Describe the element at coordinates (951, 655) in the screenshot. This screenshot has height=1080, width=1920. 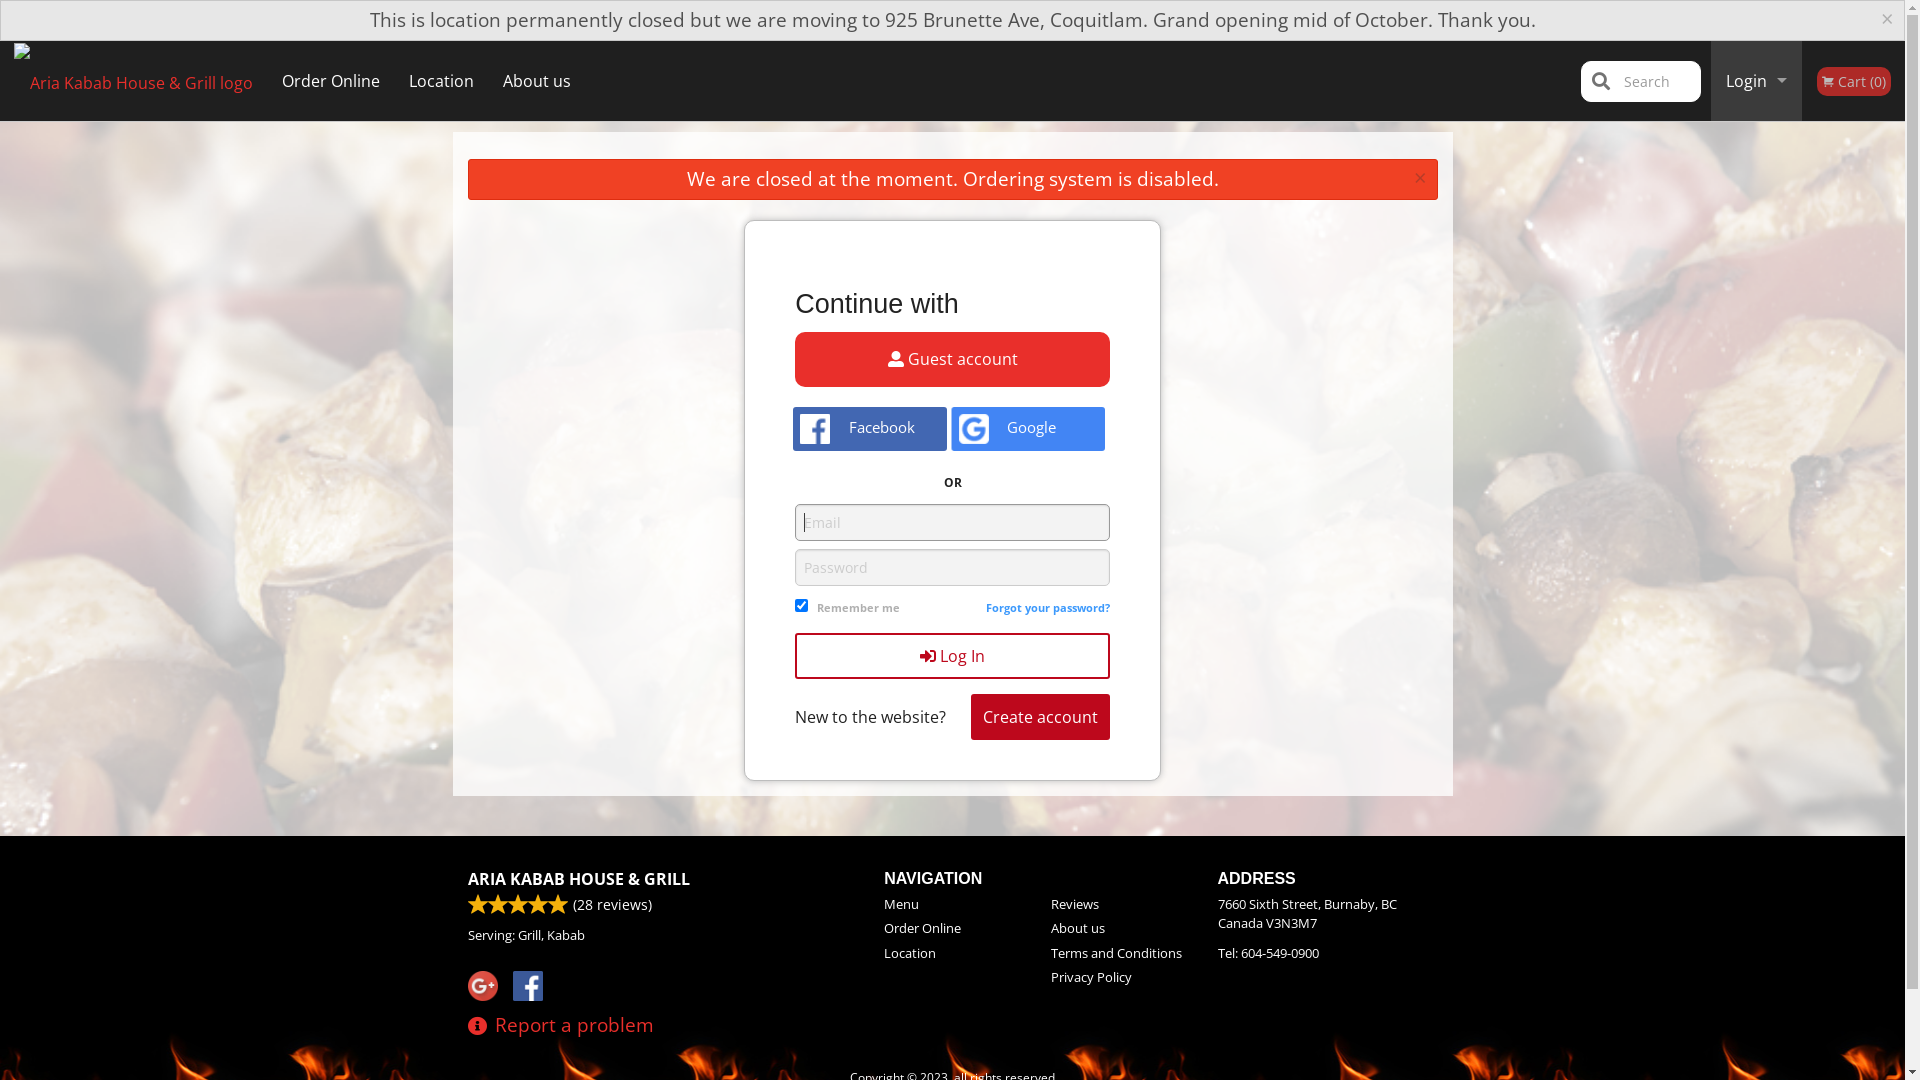
I see `'Log In'` at that location.